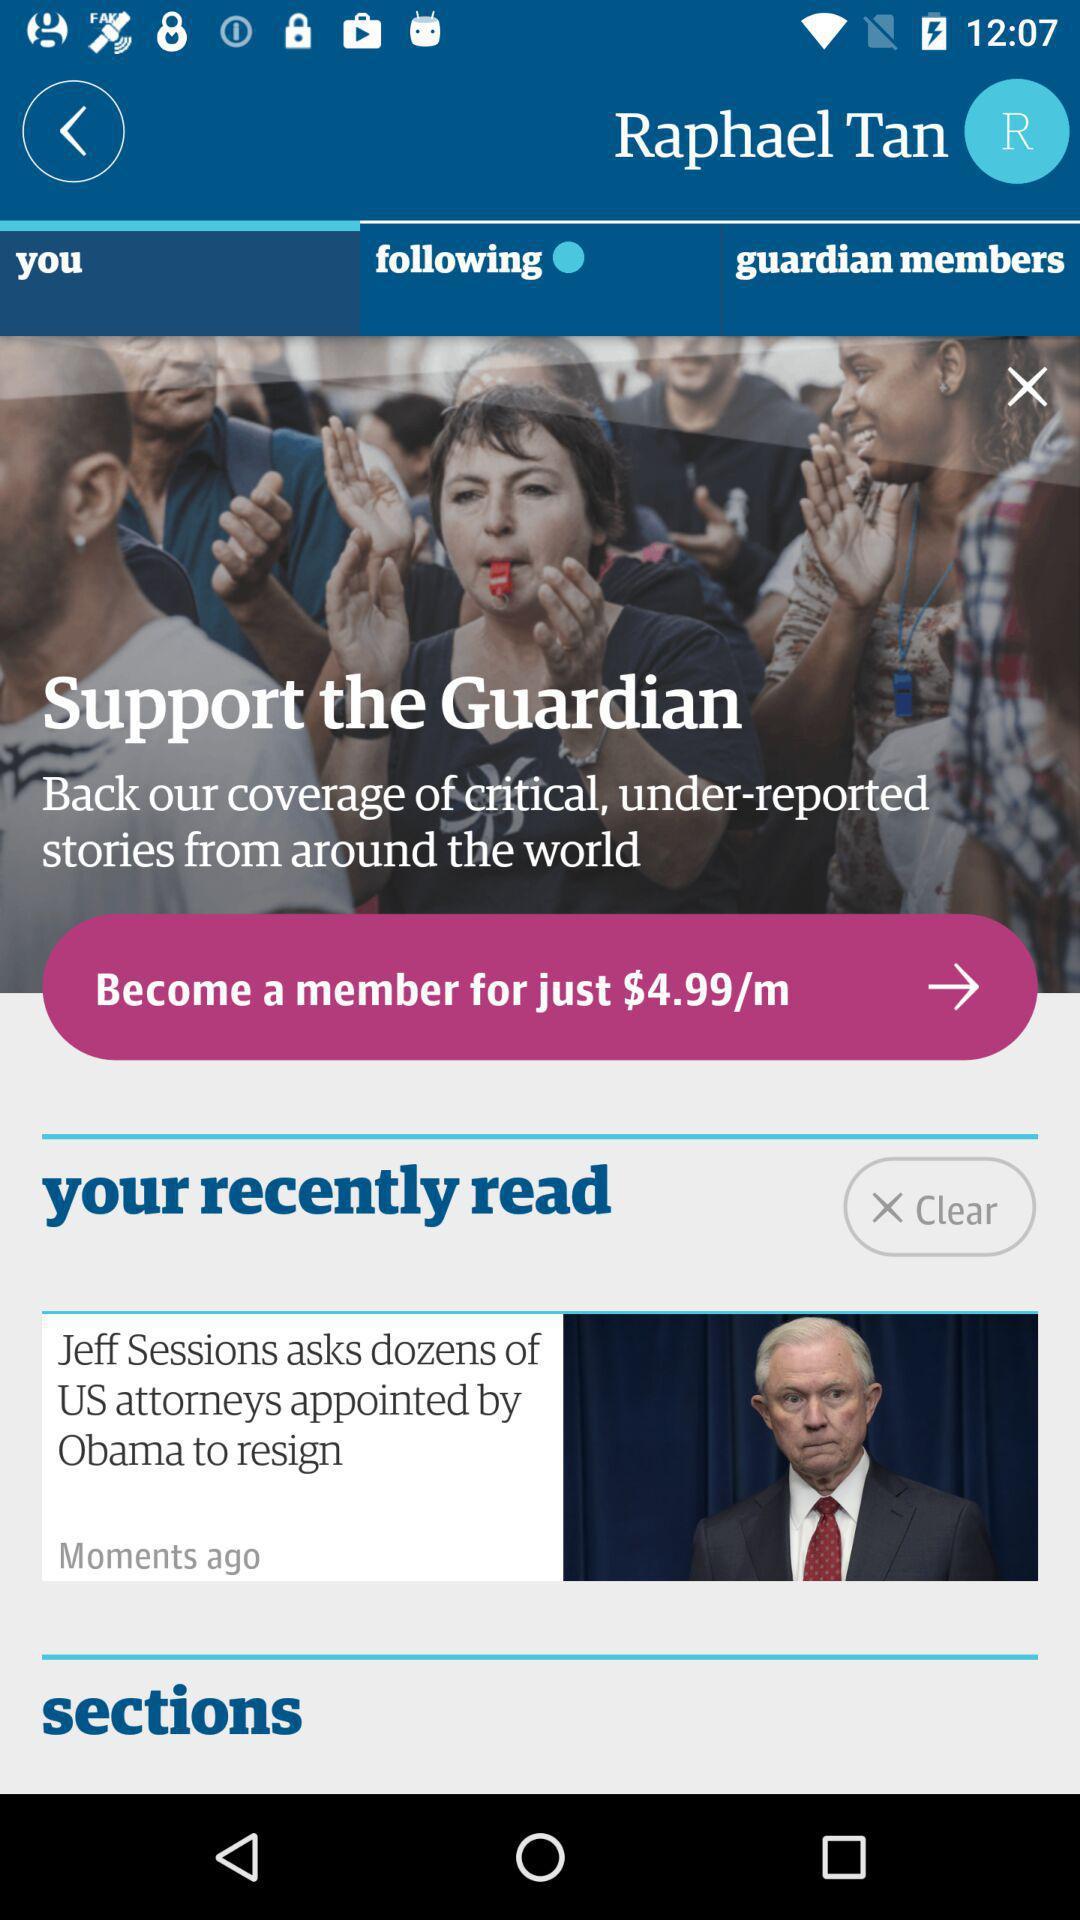 This screenshot has height=1920, width=1080. Describe the element at coordinates (72, 130) in the screenshot. I see `icon to the left of raphael tan icon` at that location.